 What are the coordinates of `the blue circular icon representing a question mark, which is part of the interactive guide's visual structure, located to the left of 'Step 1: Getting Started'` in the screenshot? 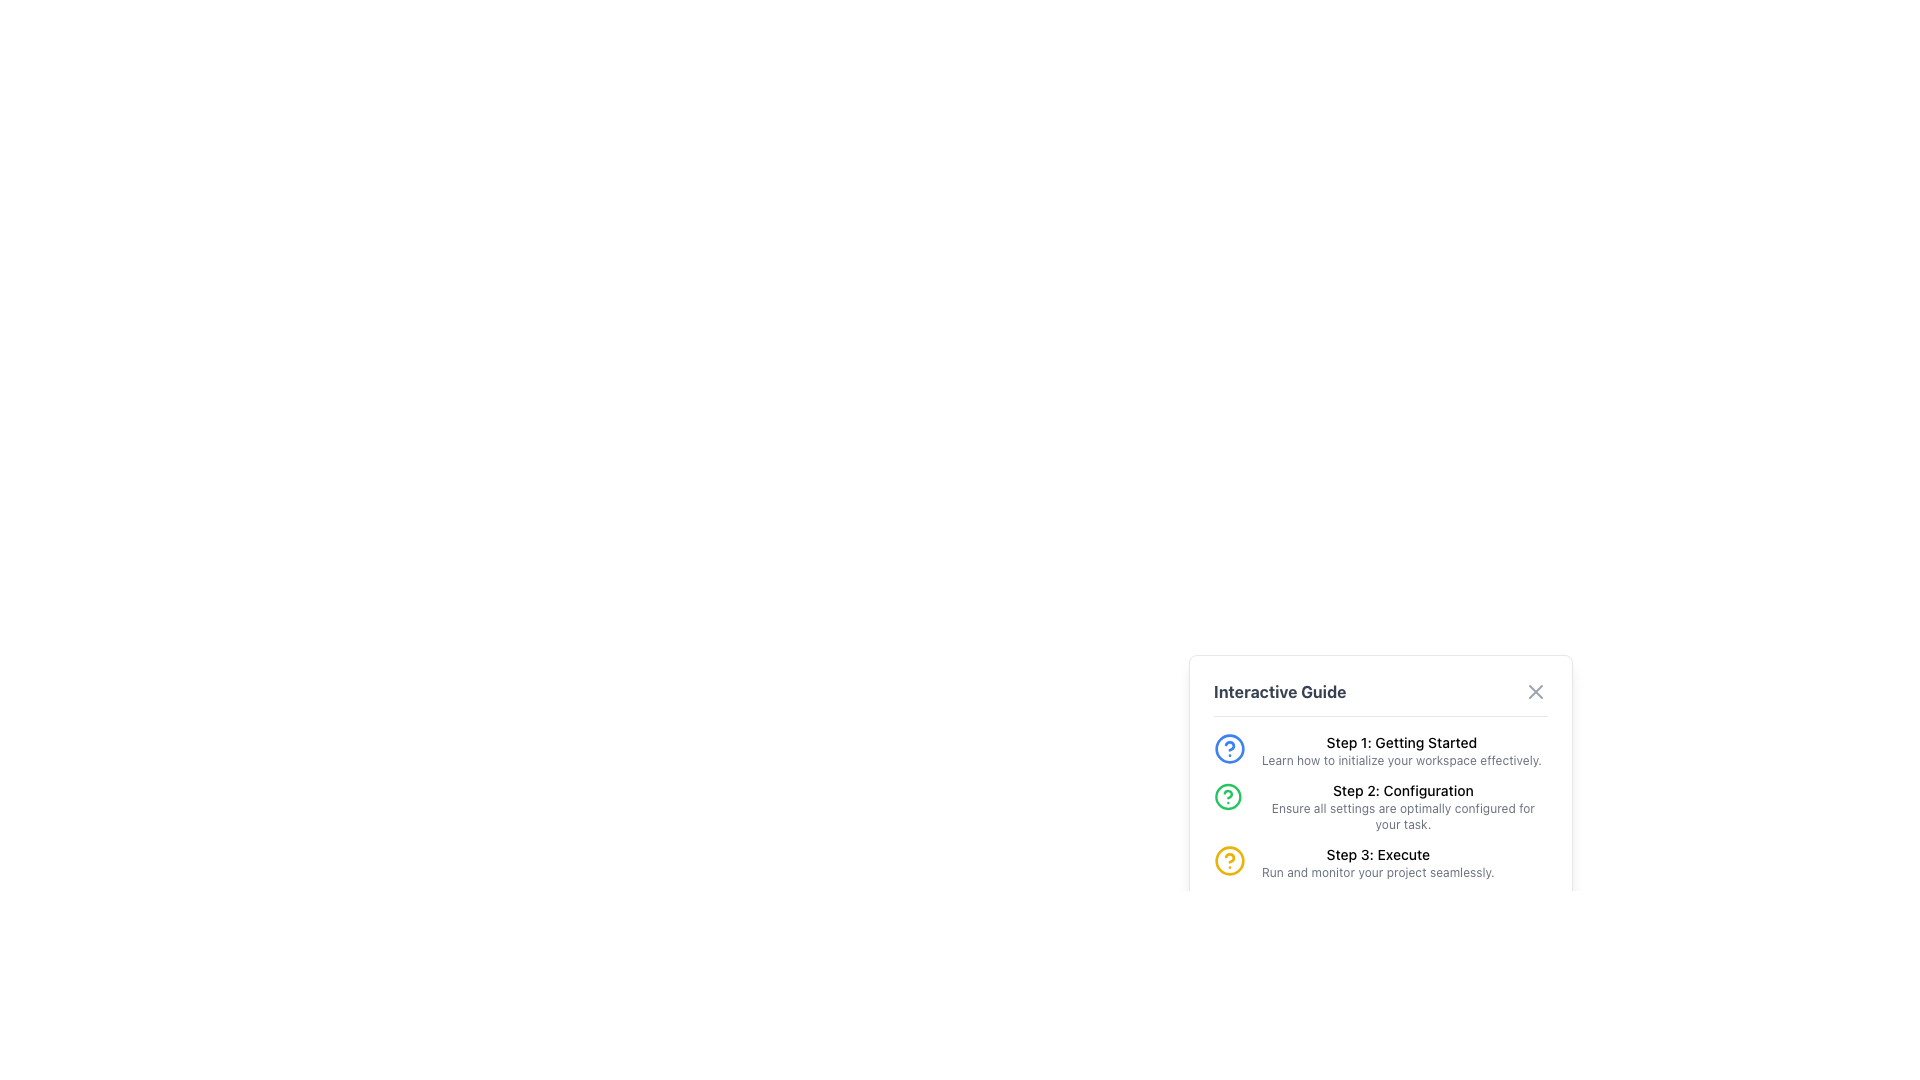 It's located at (1228, 748).